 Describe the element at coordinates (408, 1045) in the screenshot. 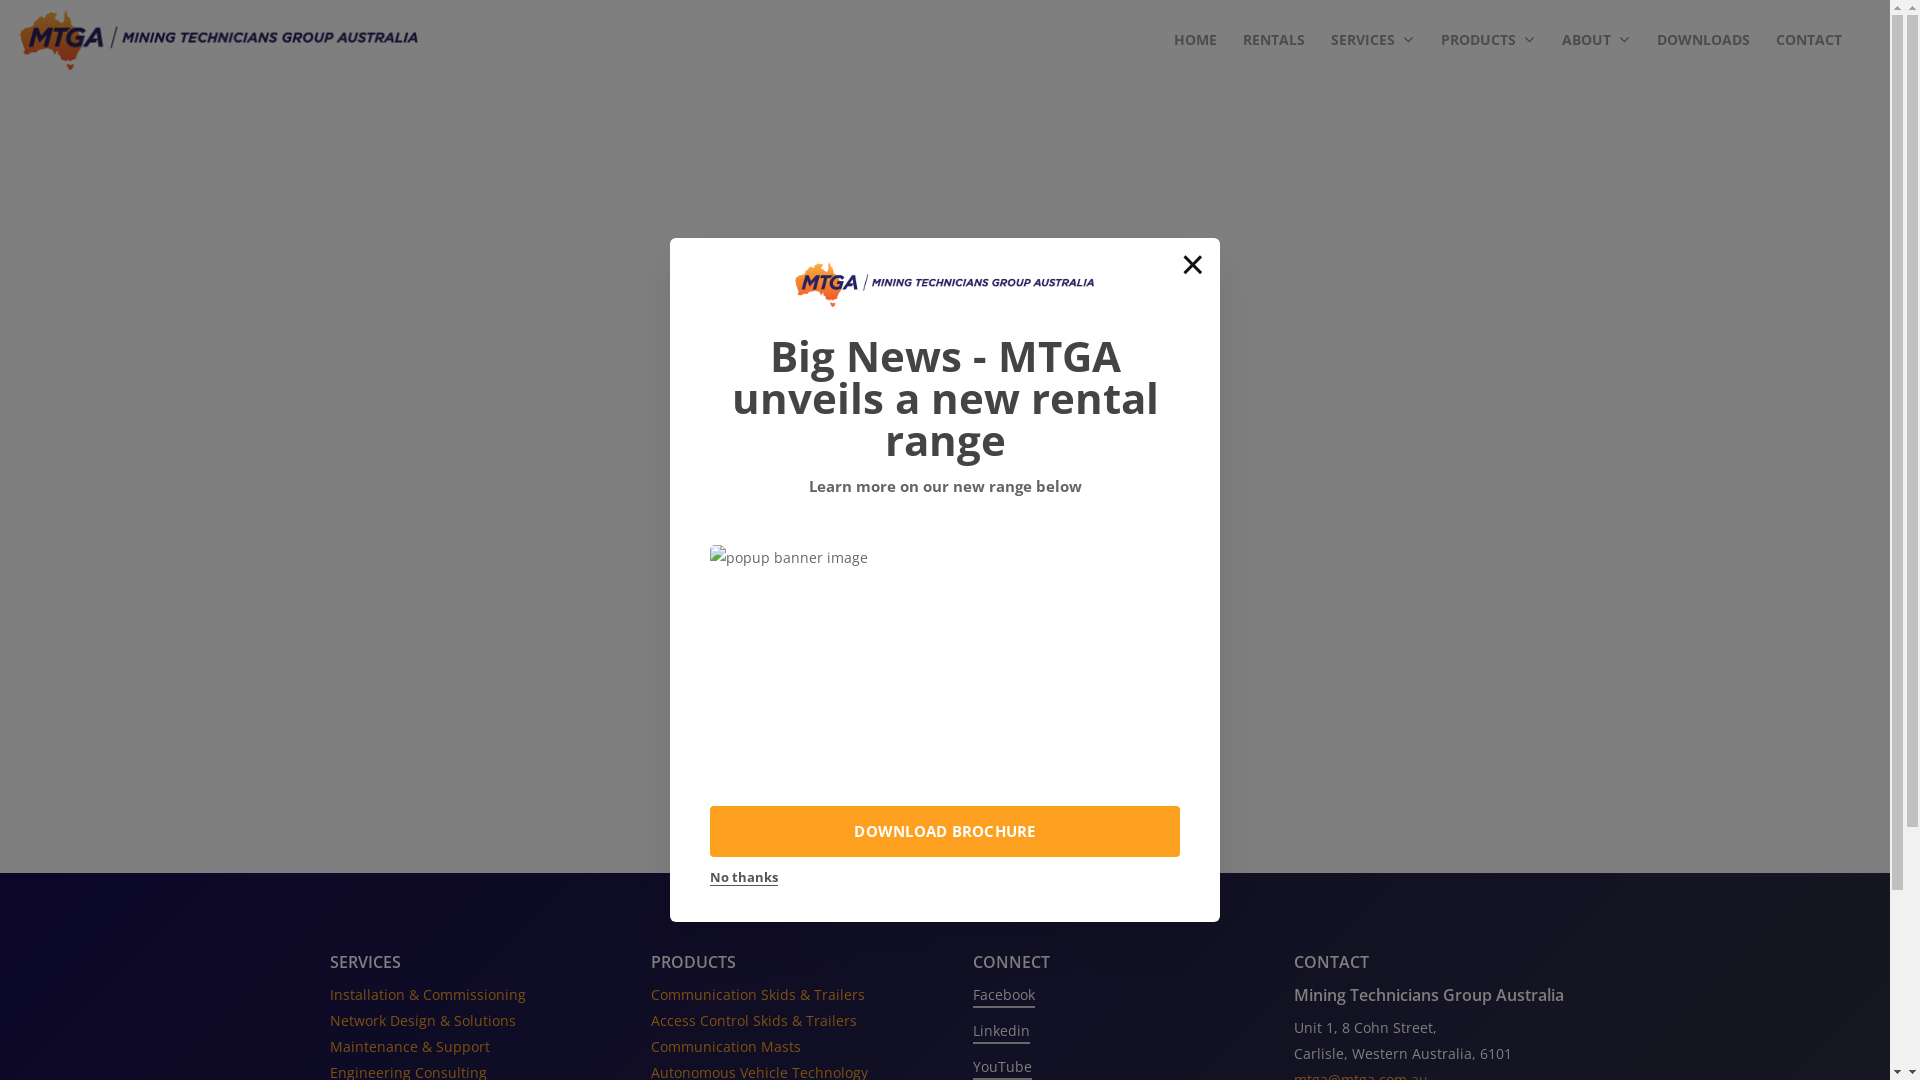

I see `'Maintenance & Support'` at that location.